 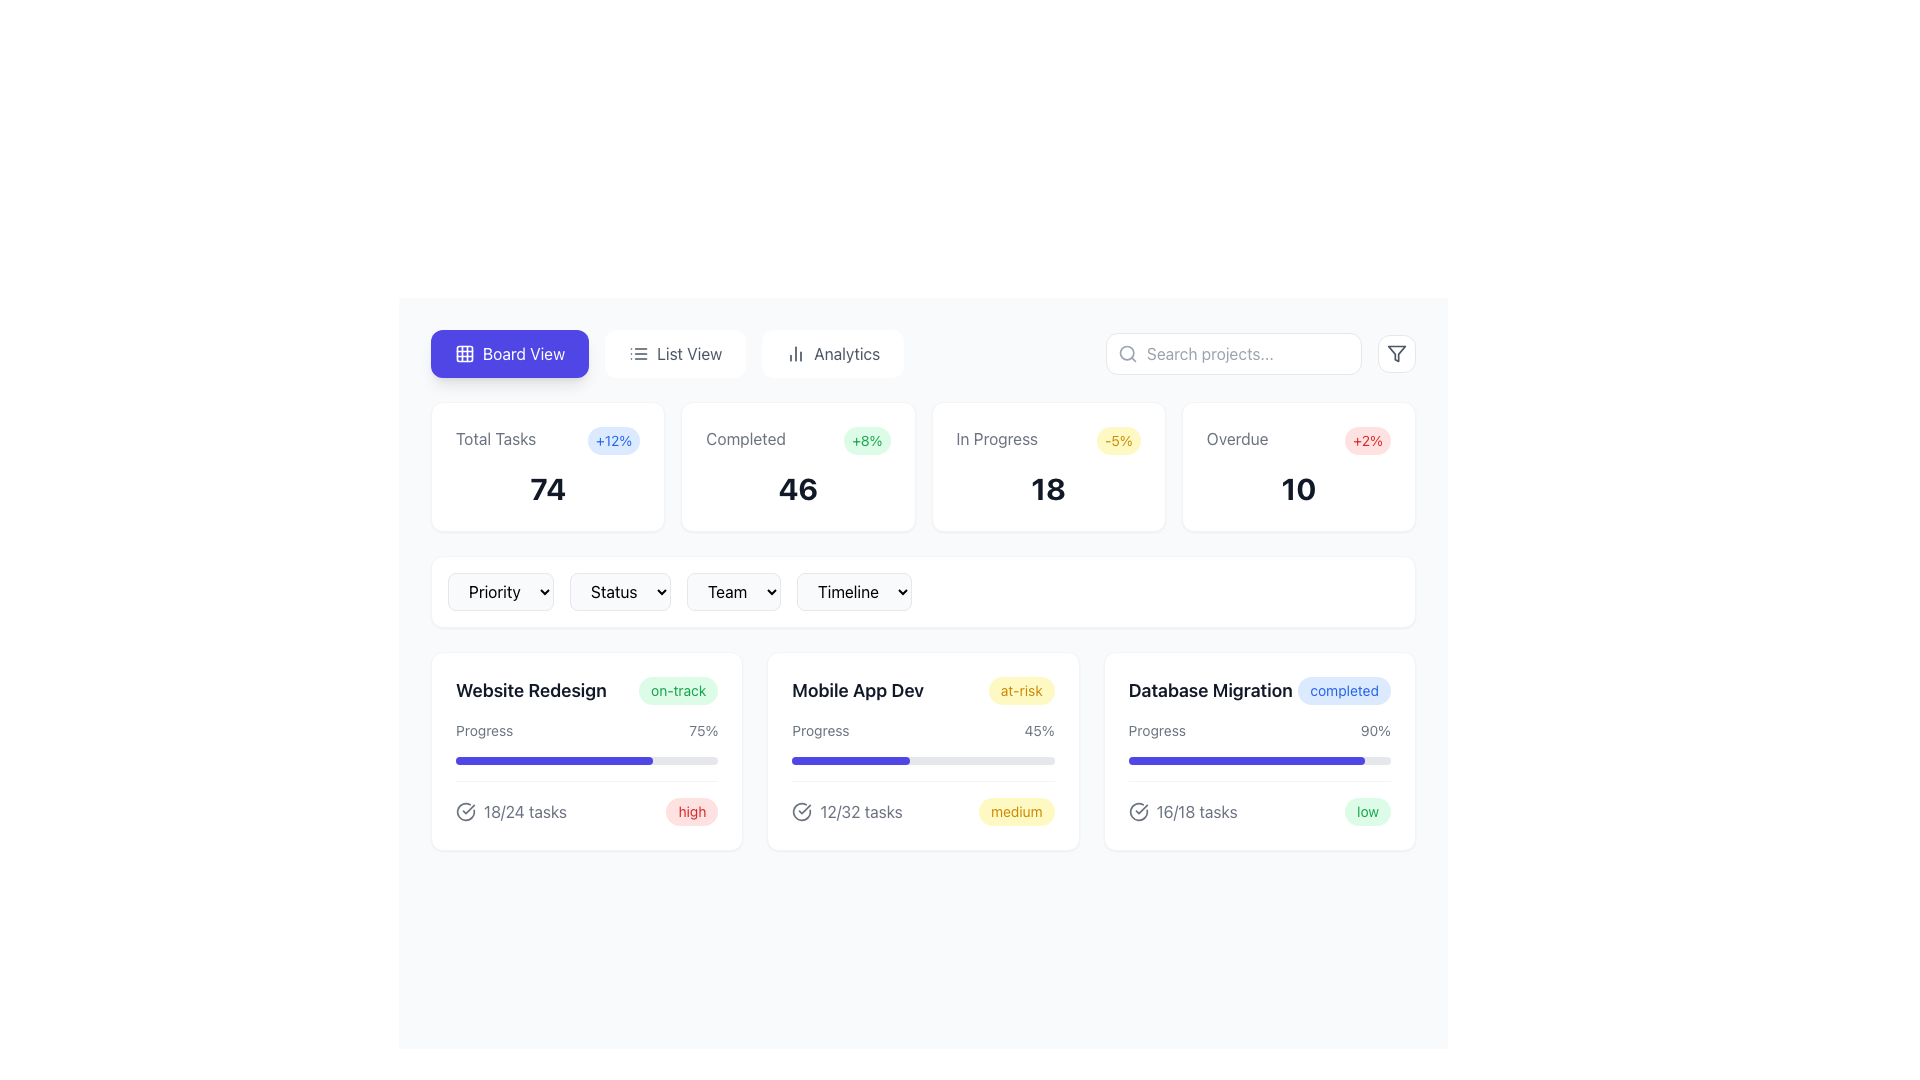 I want to click on the 'Team' dropdown button, which has a light gray background, rounded corners, and a dropdown icon, so click(x=733, y=590).